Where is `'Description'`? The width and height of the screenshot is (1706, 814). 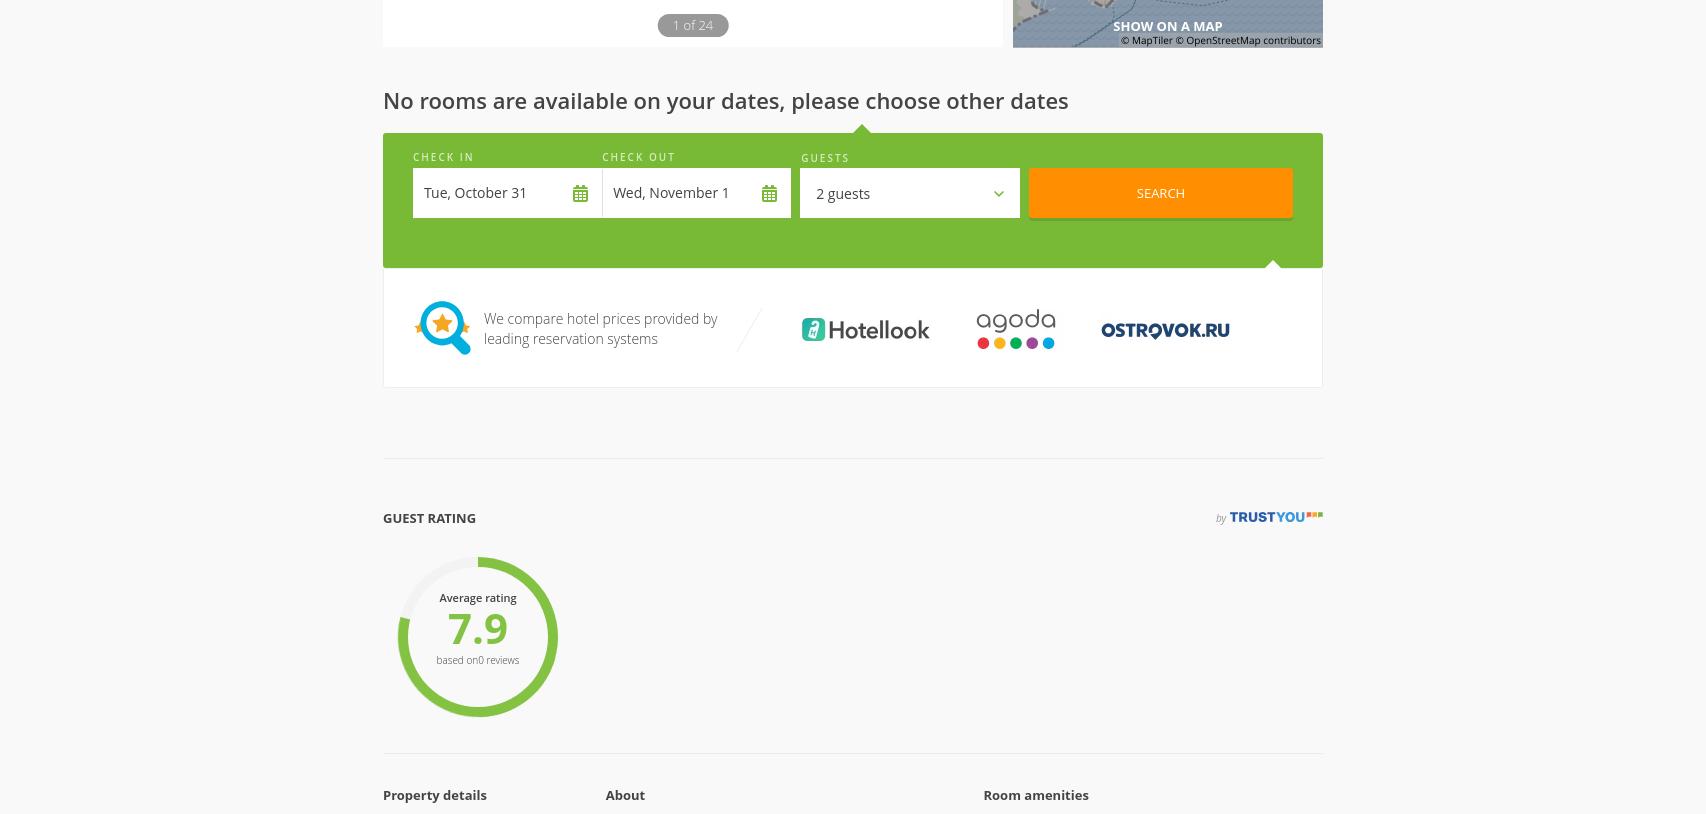 'Description' is located at coordinates (425, 713).